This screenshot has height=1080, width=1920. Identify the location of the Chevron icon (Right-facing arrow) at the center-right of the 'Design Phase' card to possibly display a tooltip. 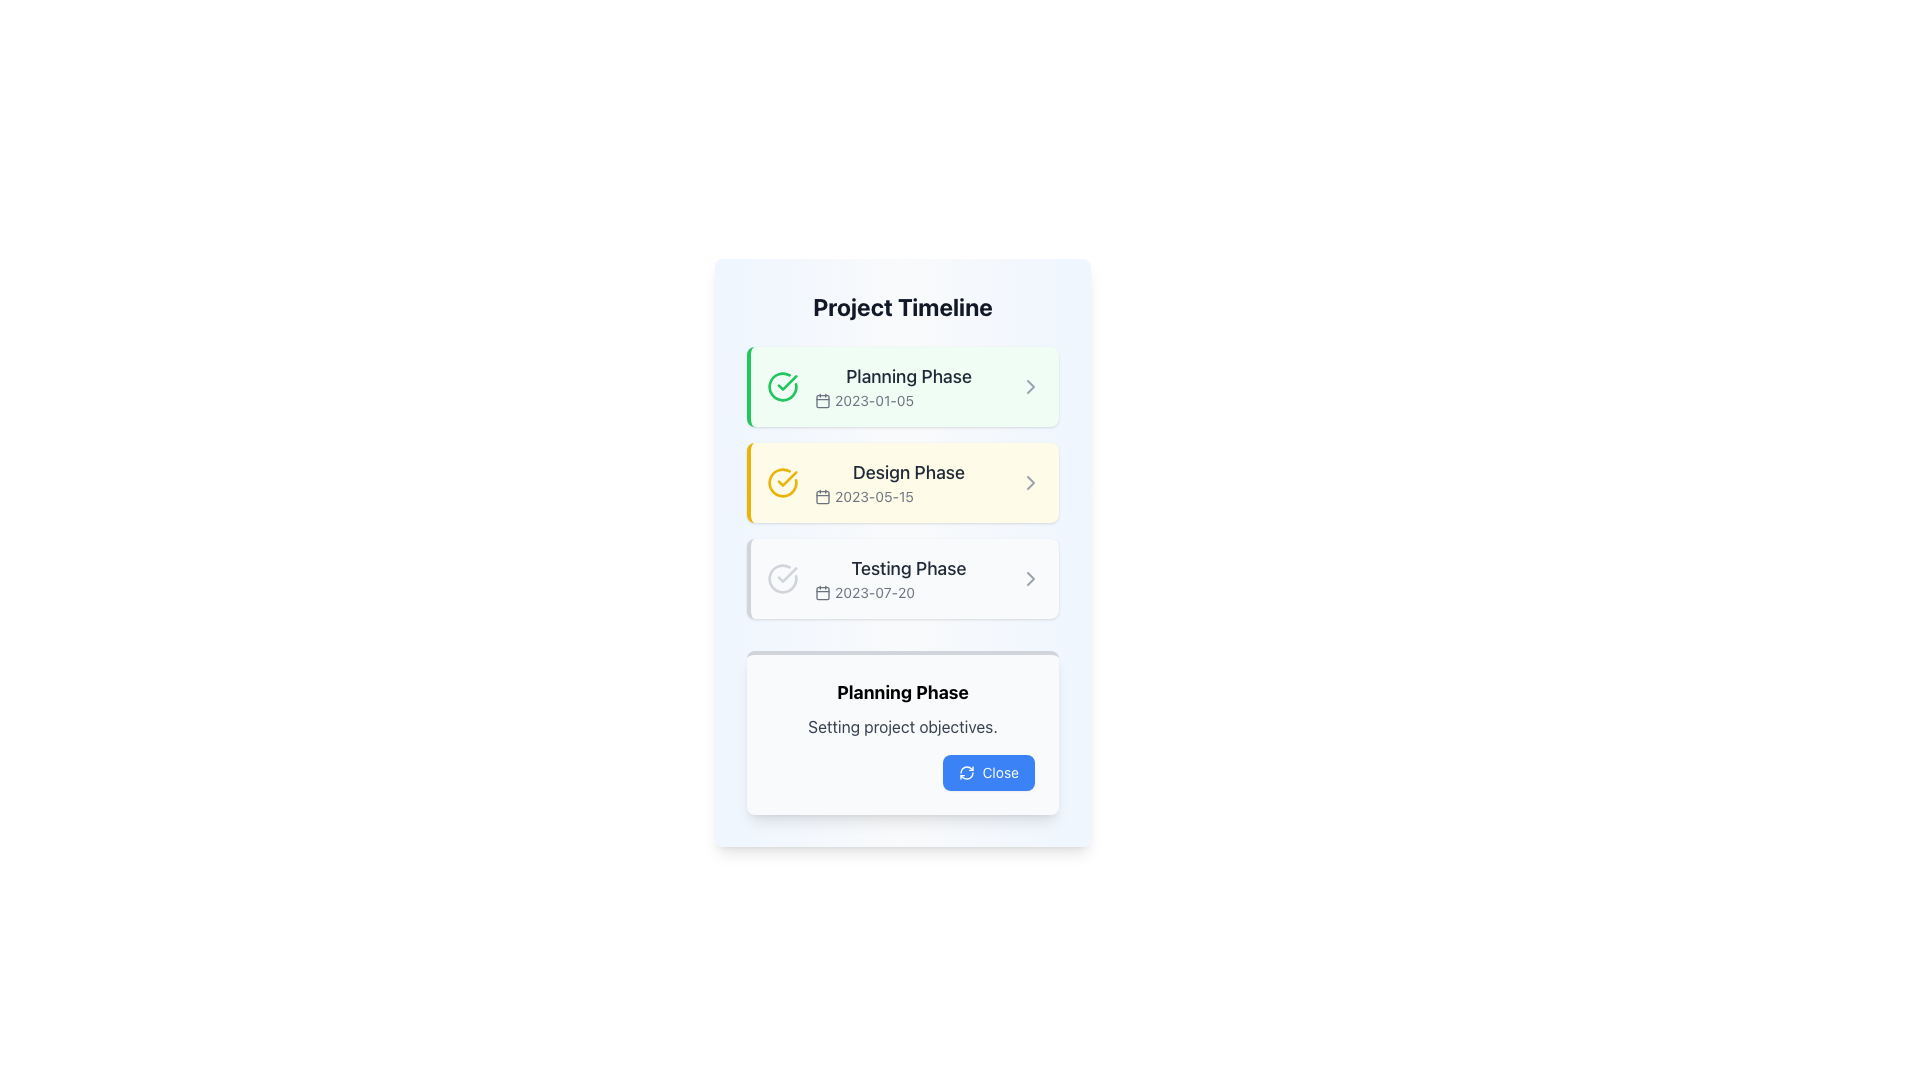
(1031, 482).